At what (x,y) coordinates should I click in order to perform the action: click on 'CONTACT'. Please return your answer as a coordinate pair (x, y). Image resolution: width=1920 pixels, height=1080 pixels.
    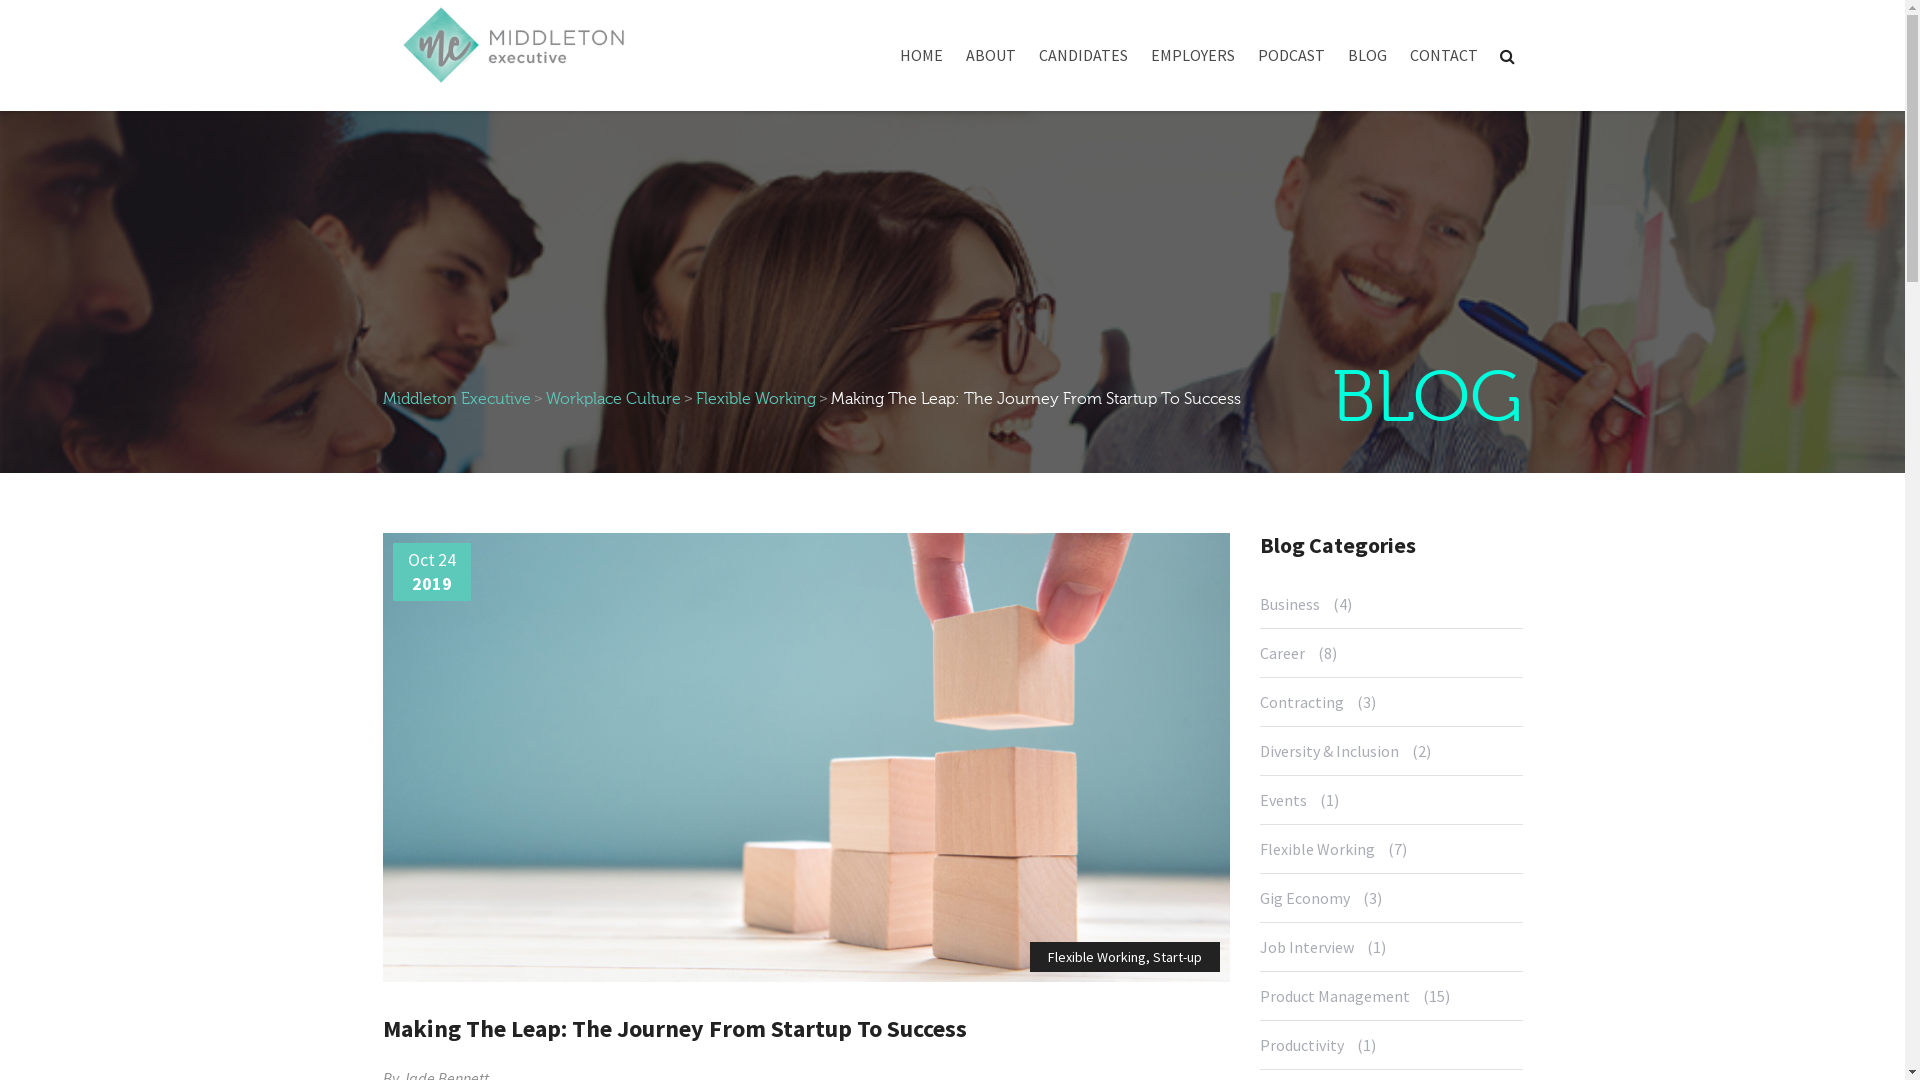
    Looking at the image, I should click on (1444, 60).